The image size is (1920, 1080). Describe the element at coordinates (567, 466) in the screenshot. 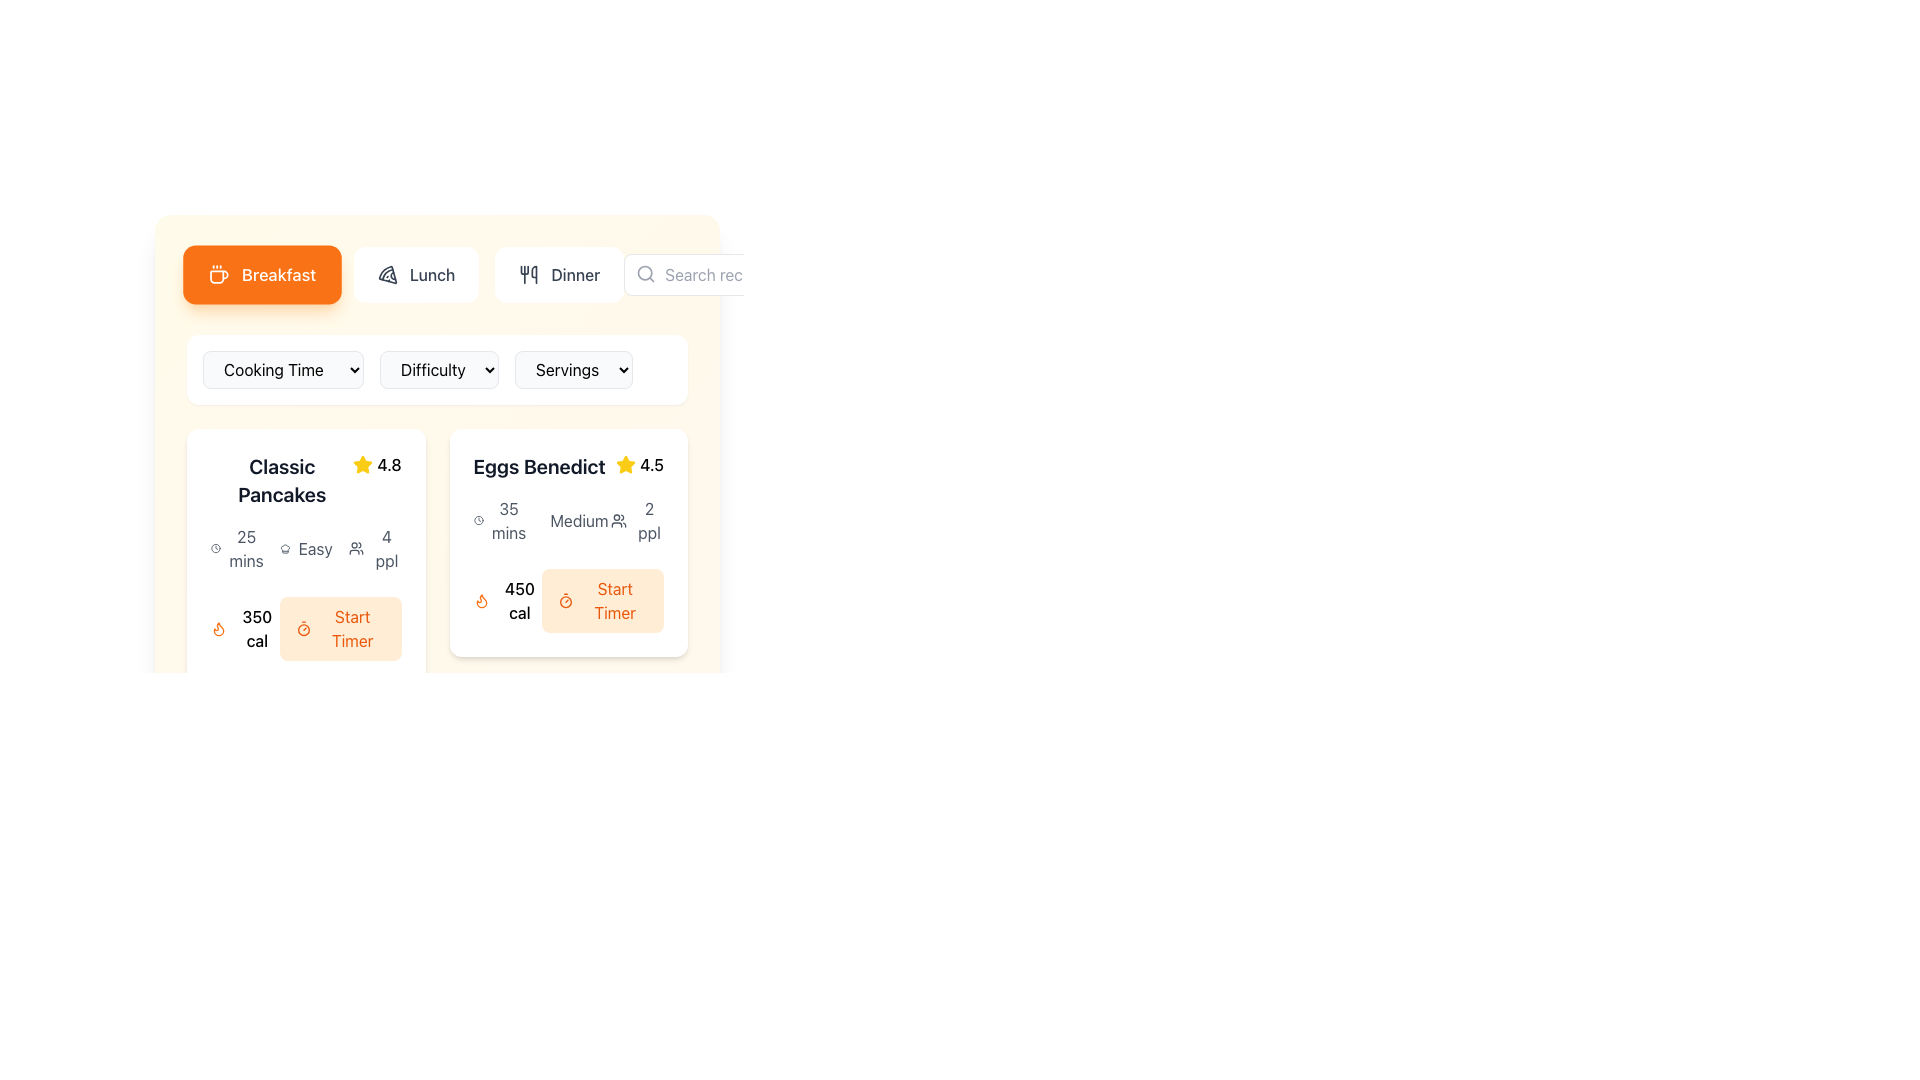

I see `the 'Eggs Benedict' title and rating indicator at the top-right corner of the recipe card to visualize the star rating` at that location.